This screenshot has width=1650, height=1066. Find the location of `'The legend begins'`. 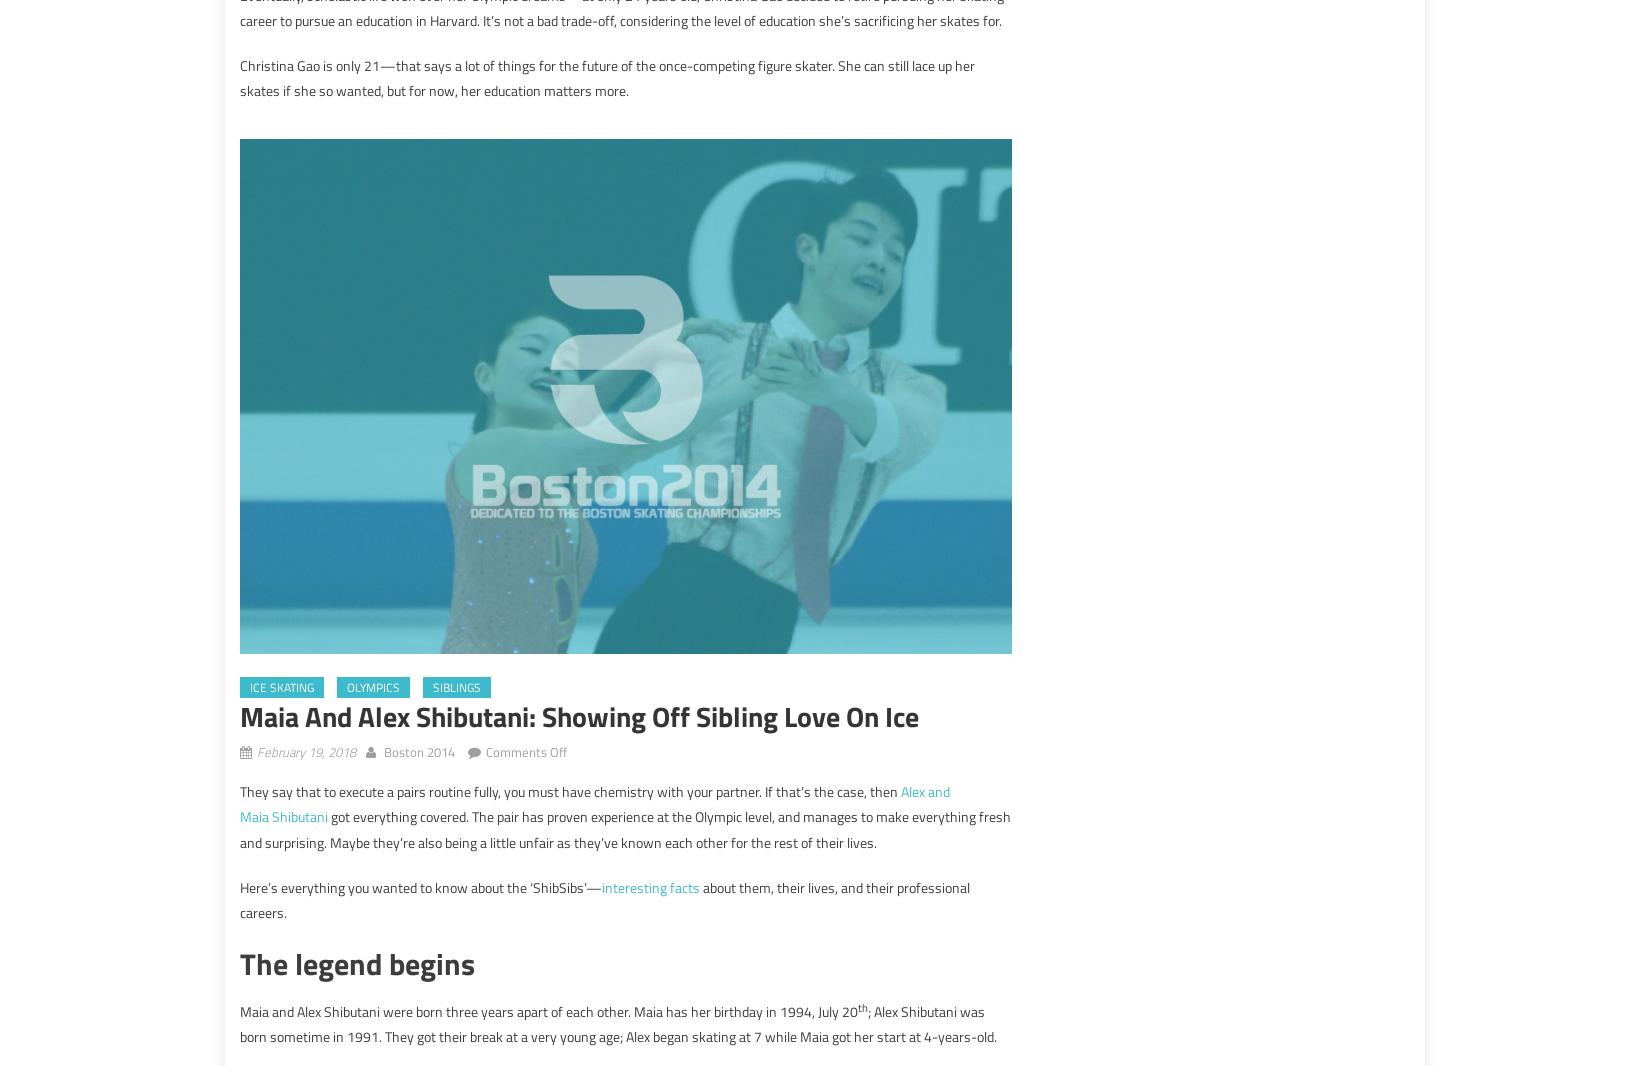

'The legend begins' is located at coordinates (357, 963).